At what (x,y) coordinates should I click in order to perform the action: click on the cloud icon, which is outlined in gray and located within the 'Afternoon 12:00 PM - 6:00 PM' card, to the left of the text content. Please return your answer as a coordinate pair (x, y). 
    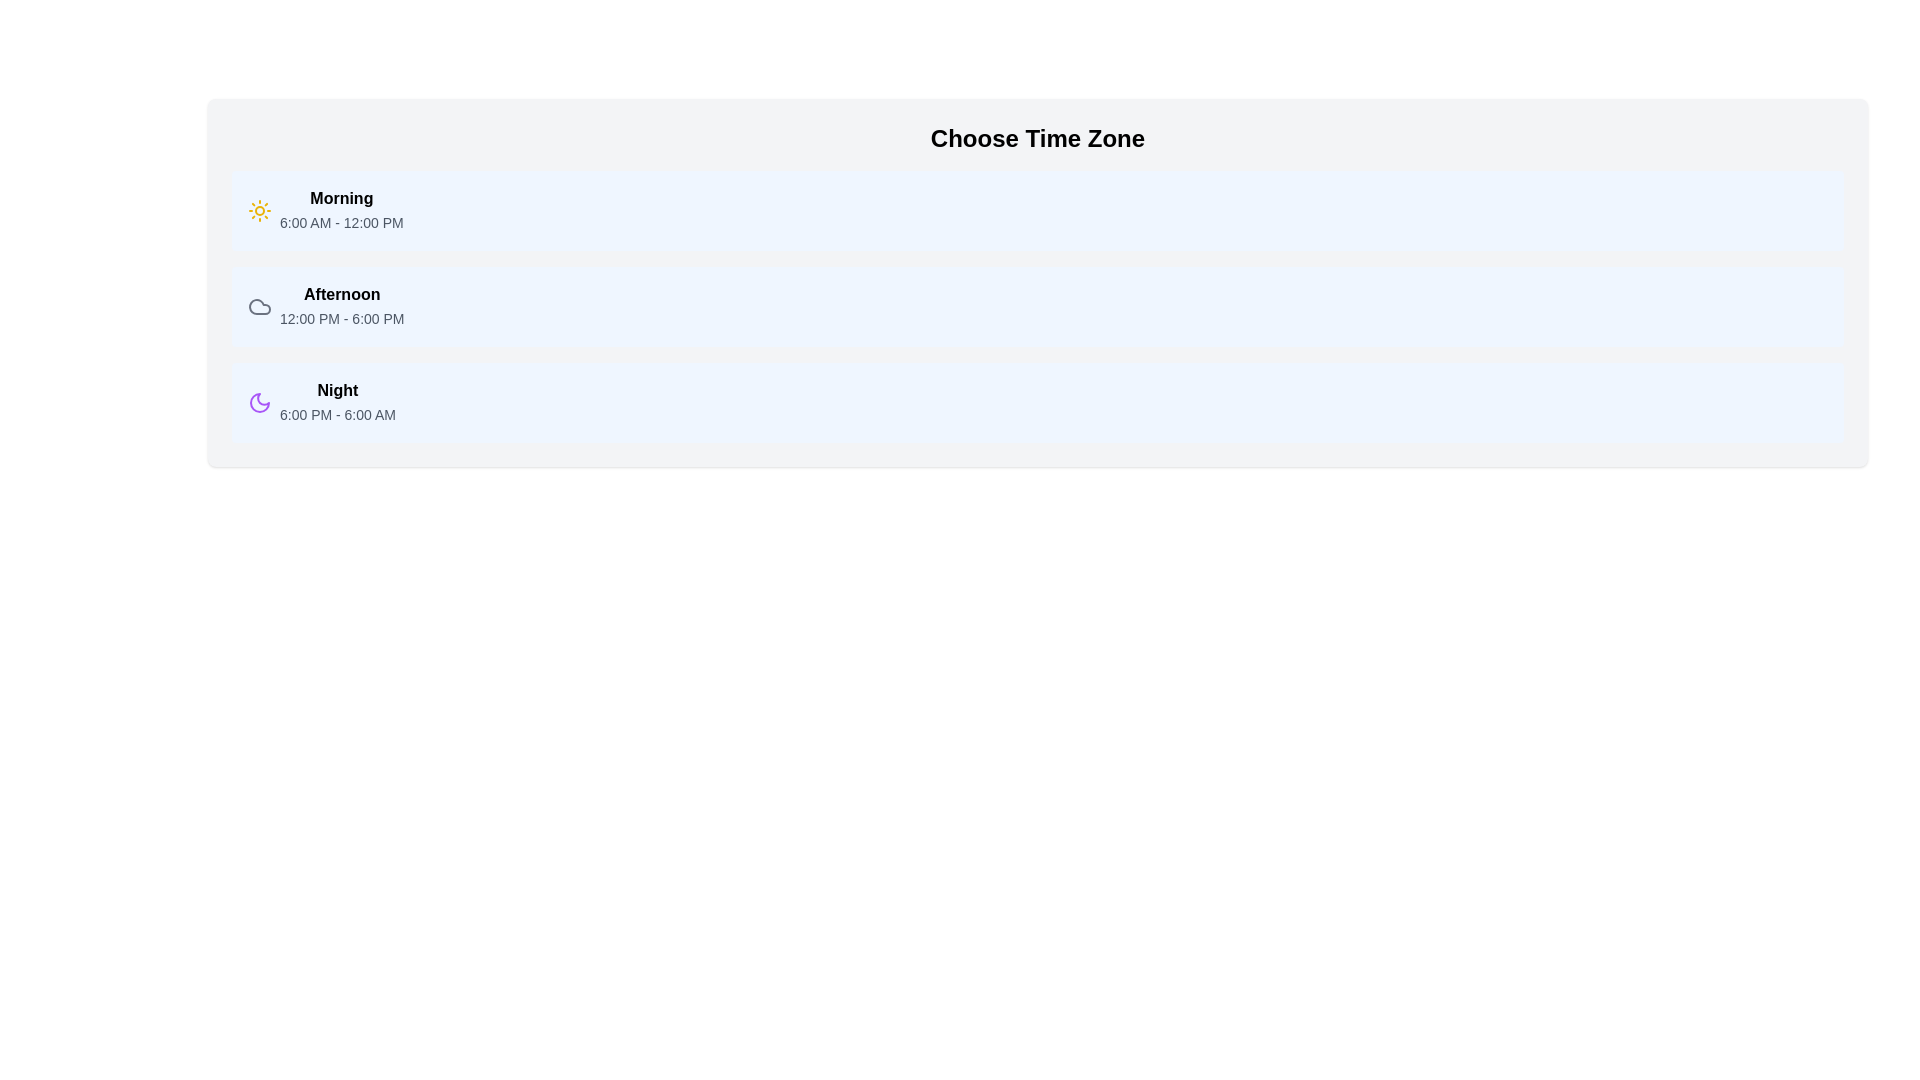
    Looking at the image, I should click on (258, 307).